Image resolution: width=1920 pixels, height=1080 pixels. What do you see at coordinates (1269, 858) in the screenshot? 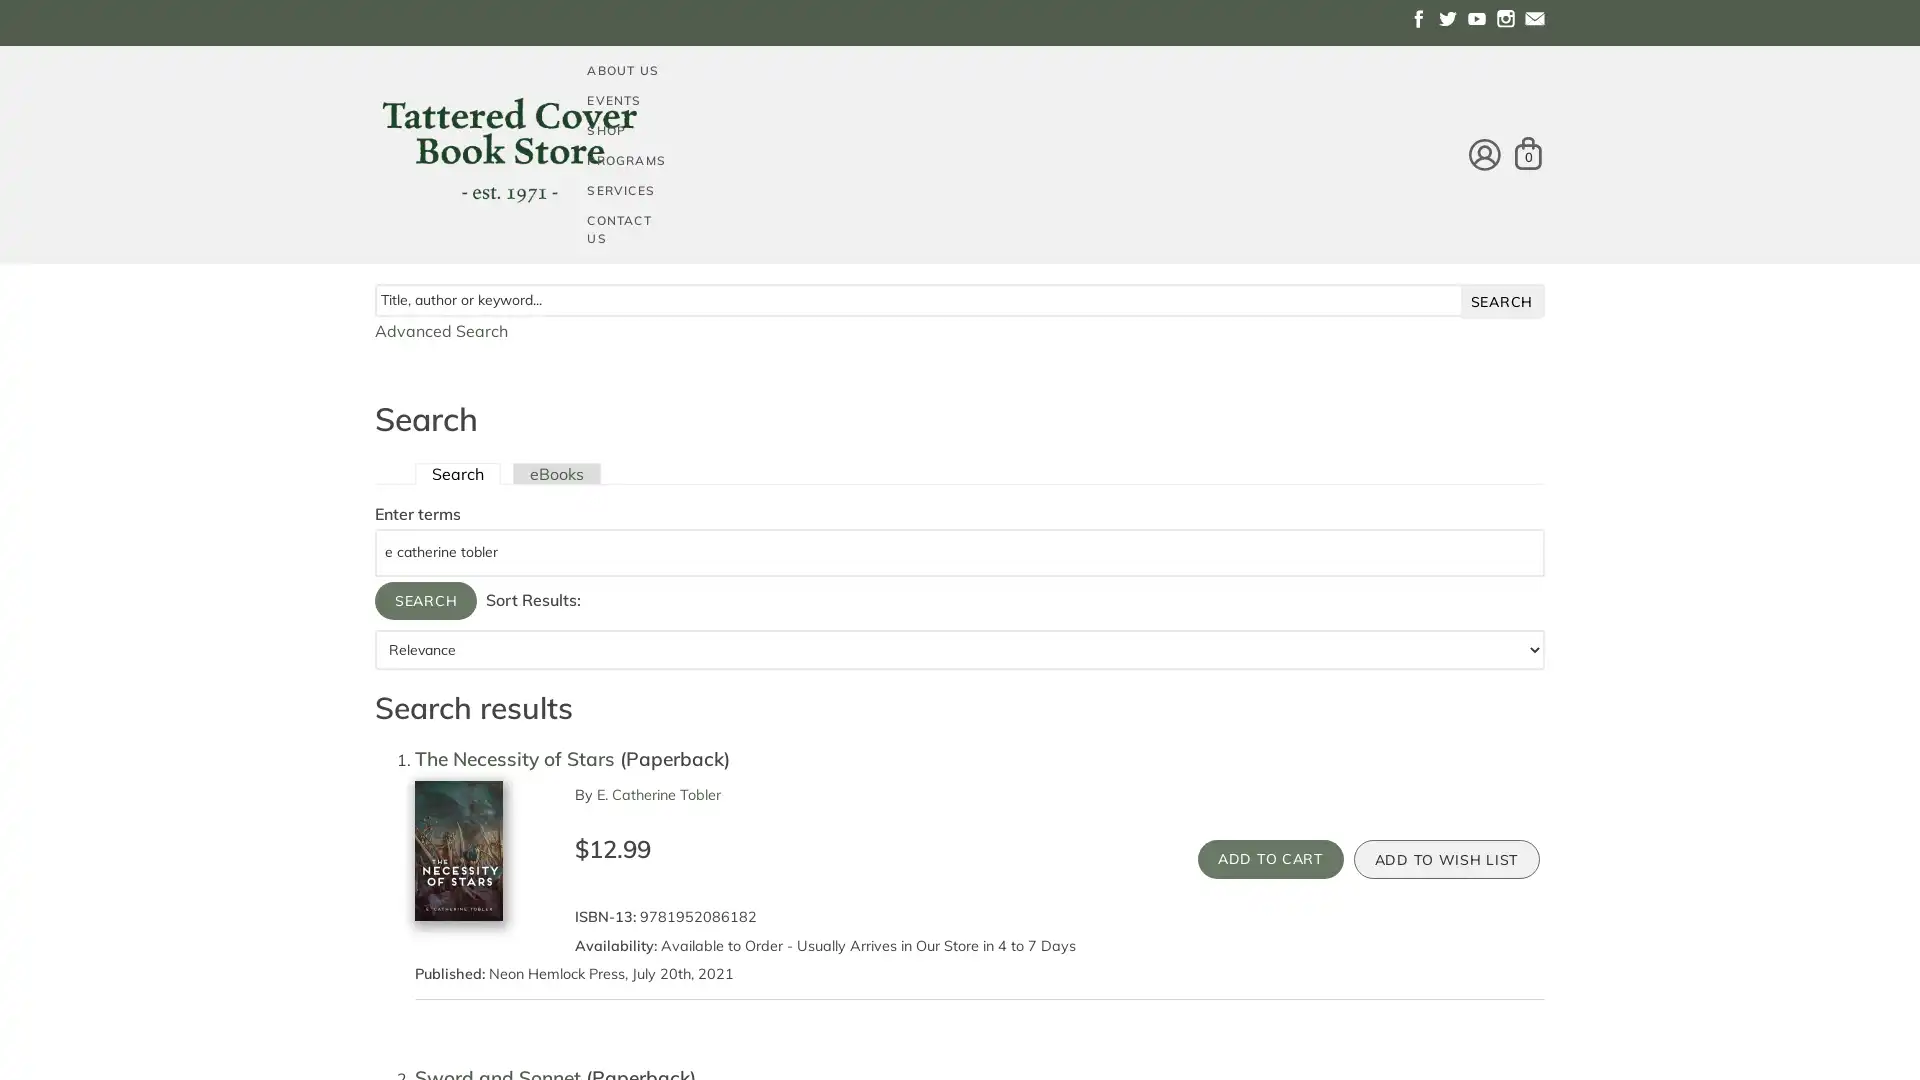
I see `Add to Cart` at bounding box center [1269, 858].